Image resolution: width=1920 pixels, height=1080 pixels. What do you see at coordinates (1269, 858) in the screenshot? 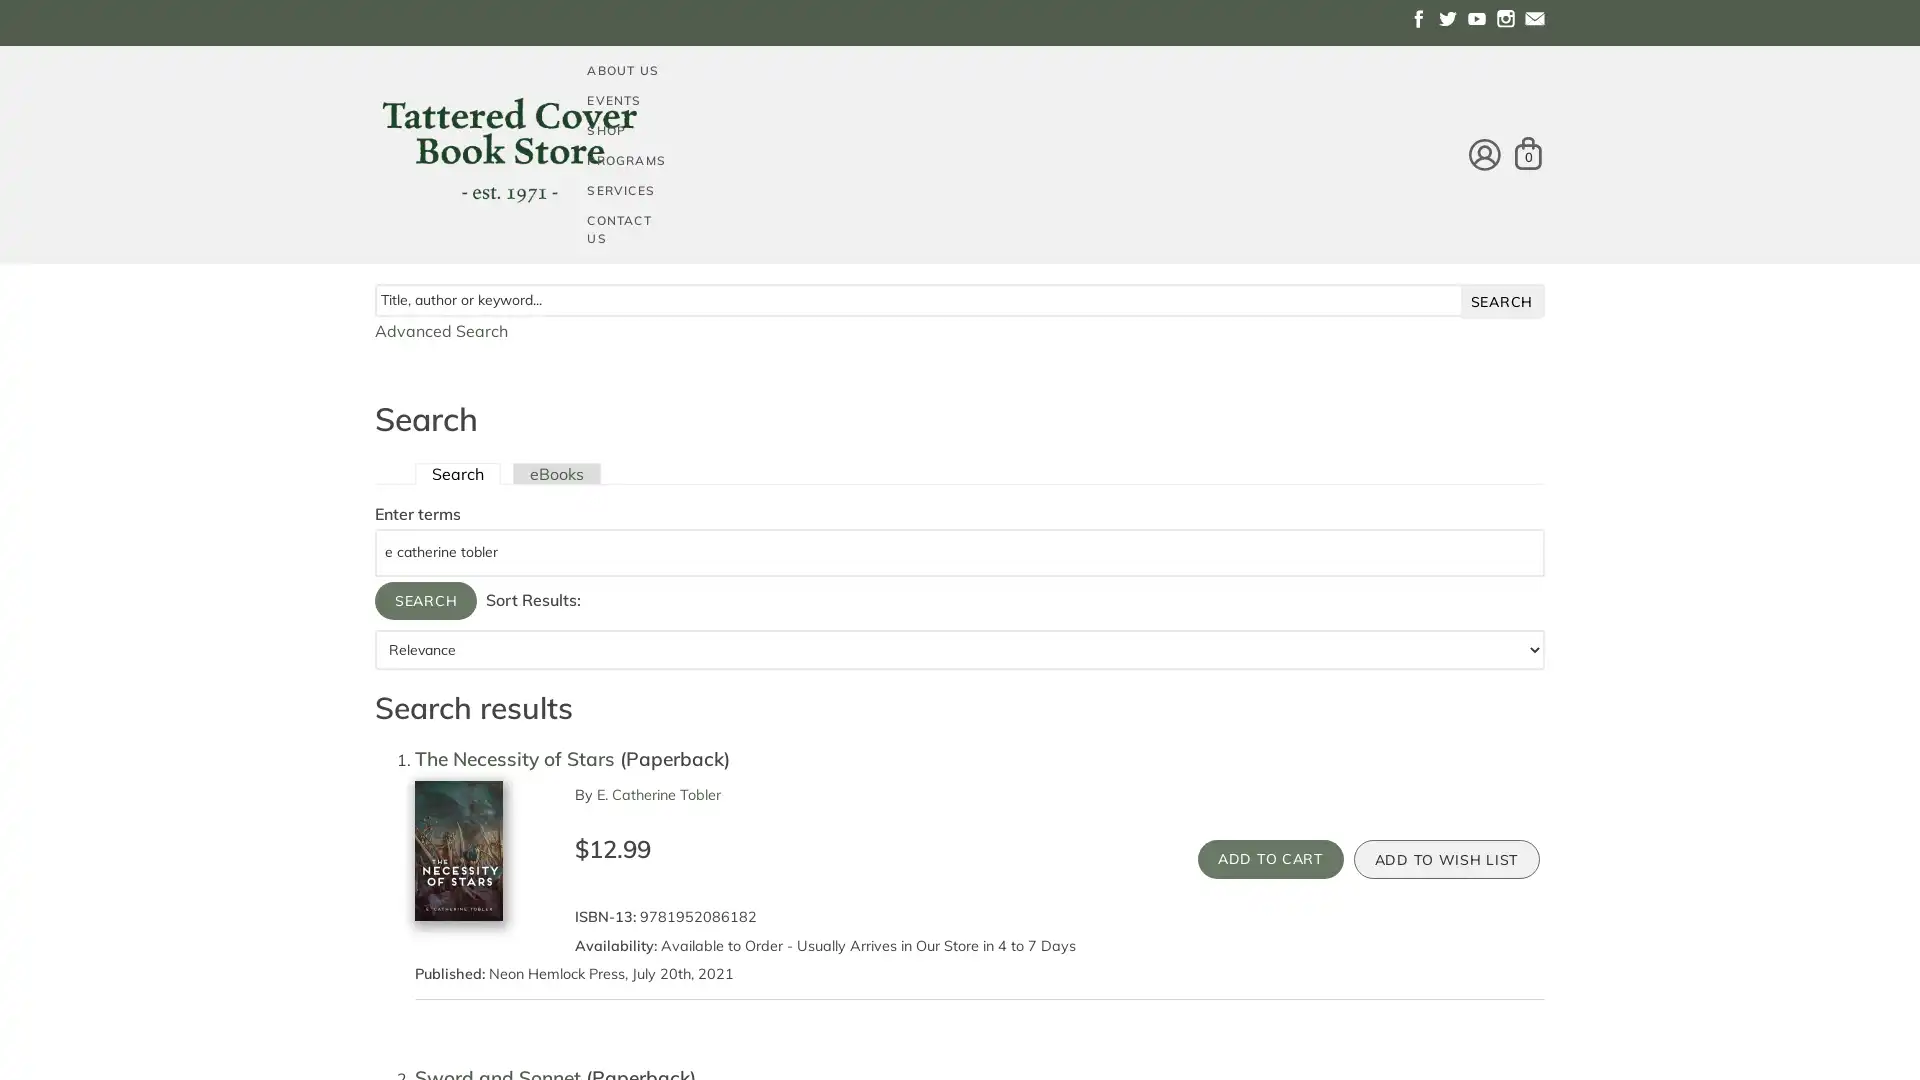
I see `Add to Cart` at bounding box center [1269, 858].